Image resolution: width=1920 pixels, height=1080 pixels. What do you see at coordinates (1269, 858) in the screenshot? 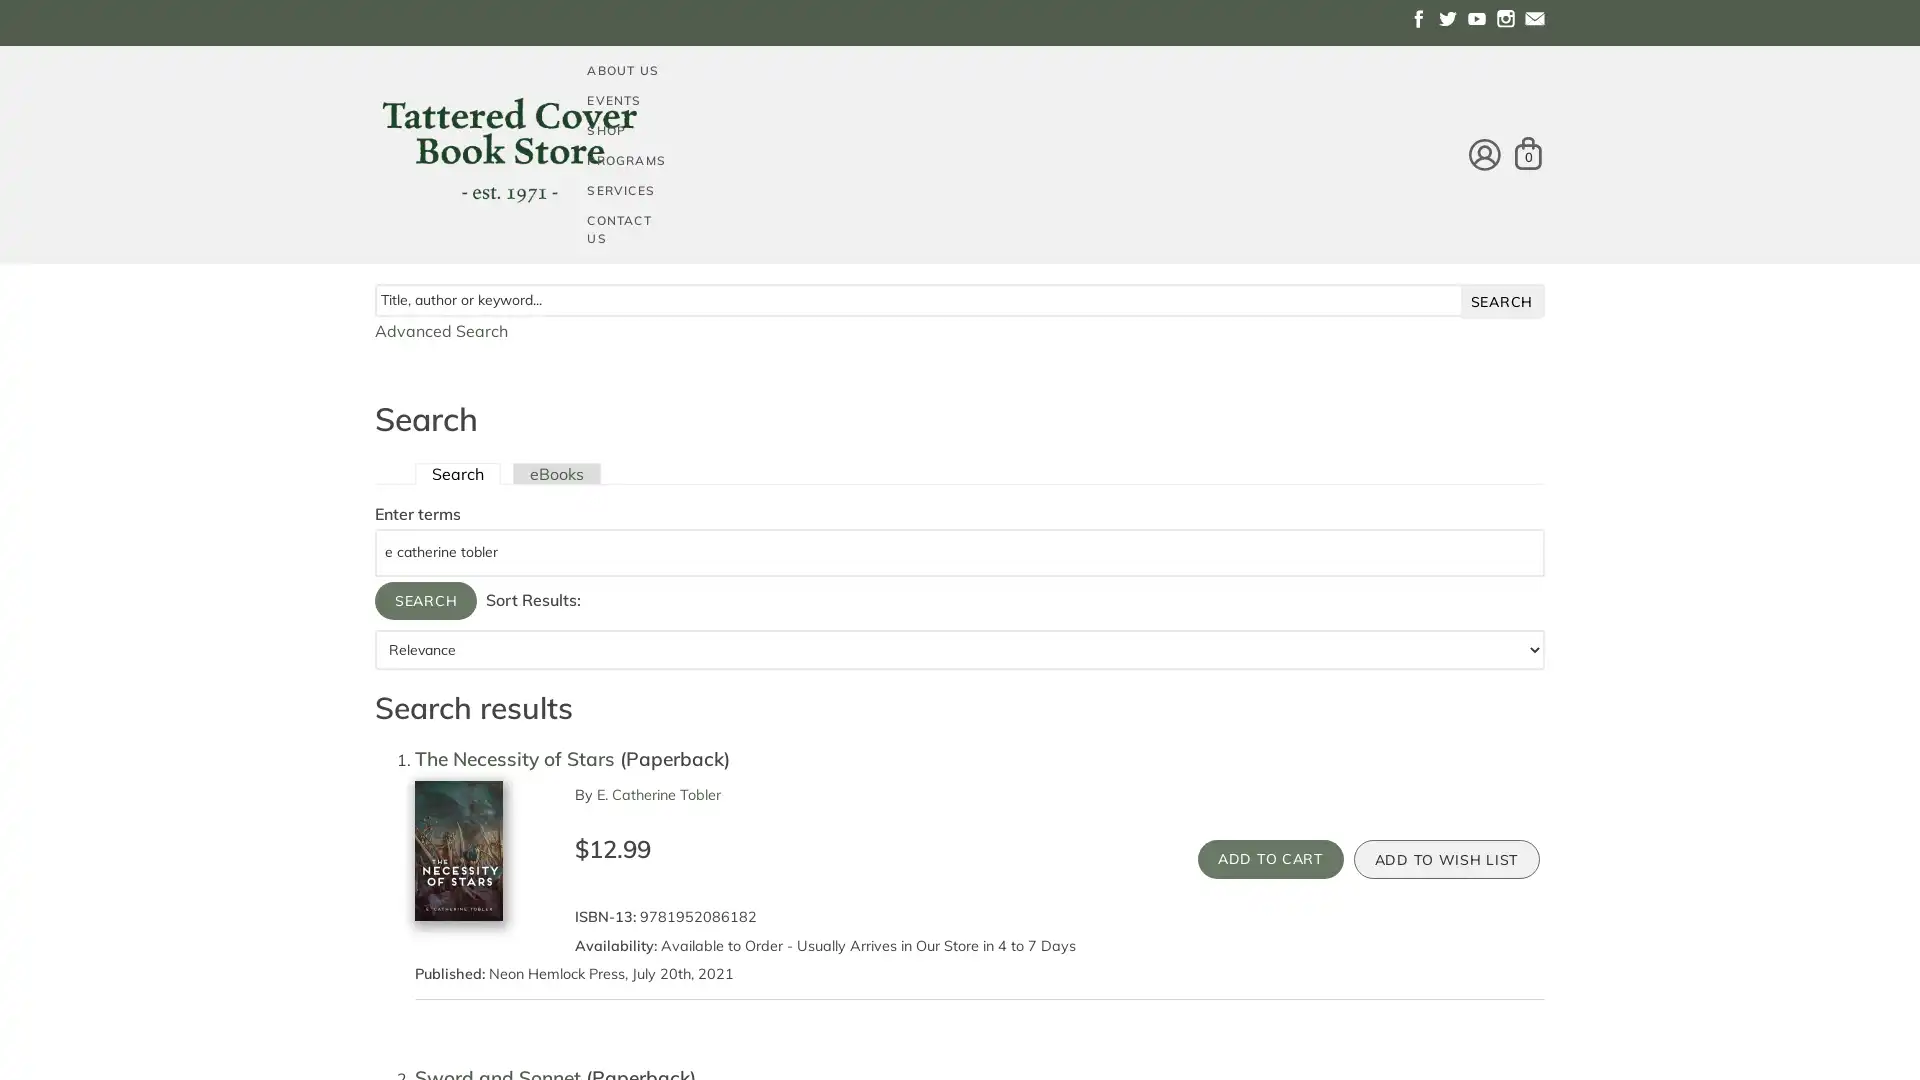
I see `Add to Cart` at bounding box center [1269, 858].